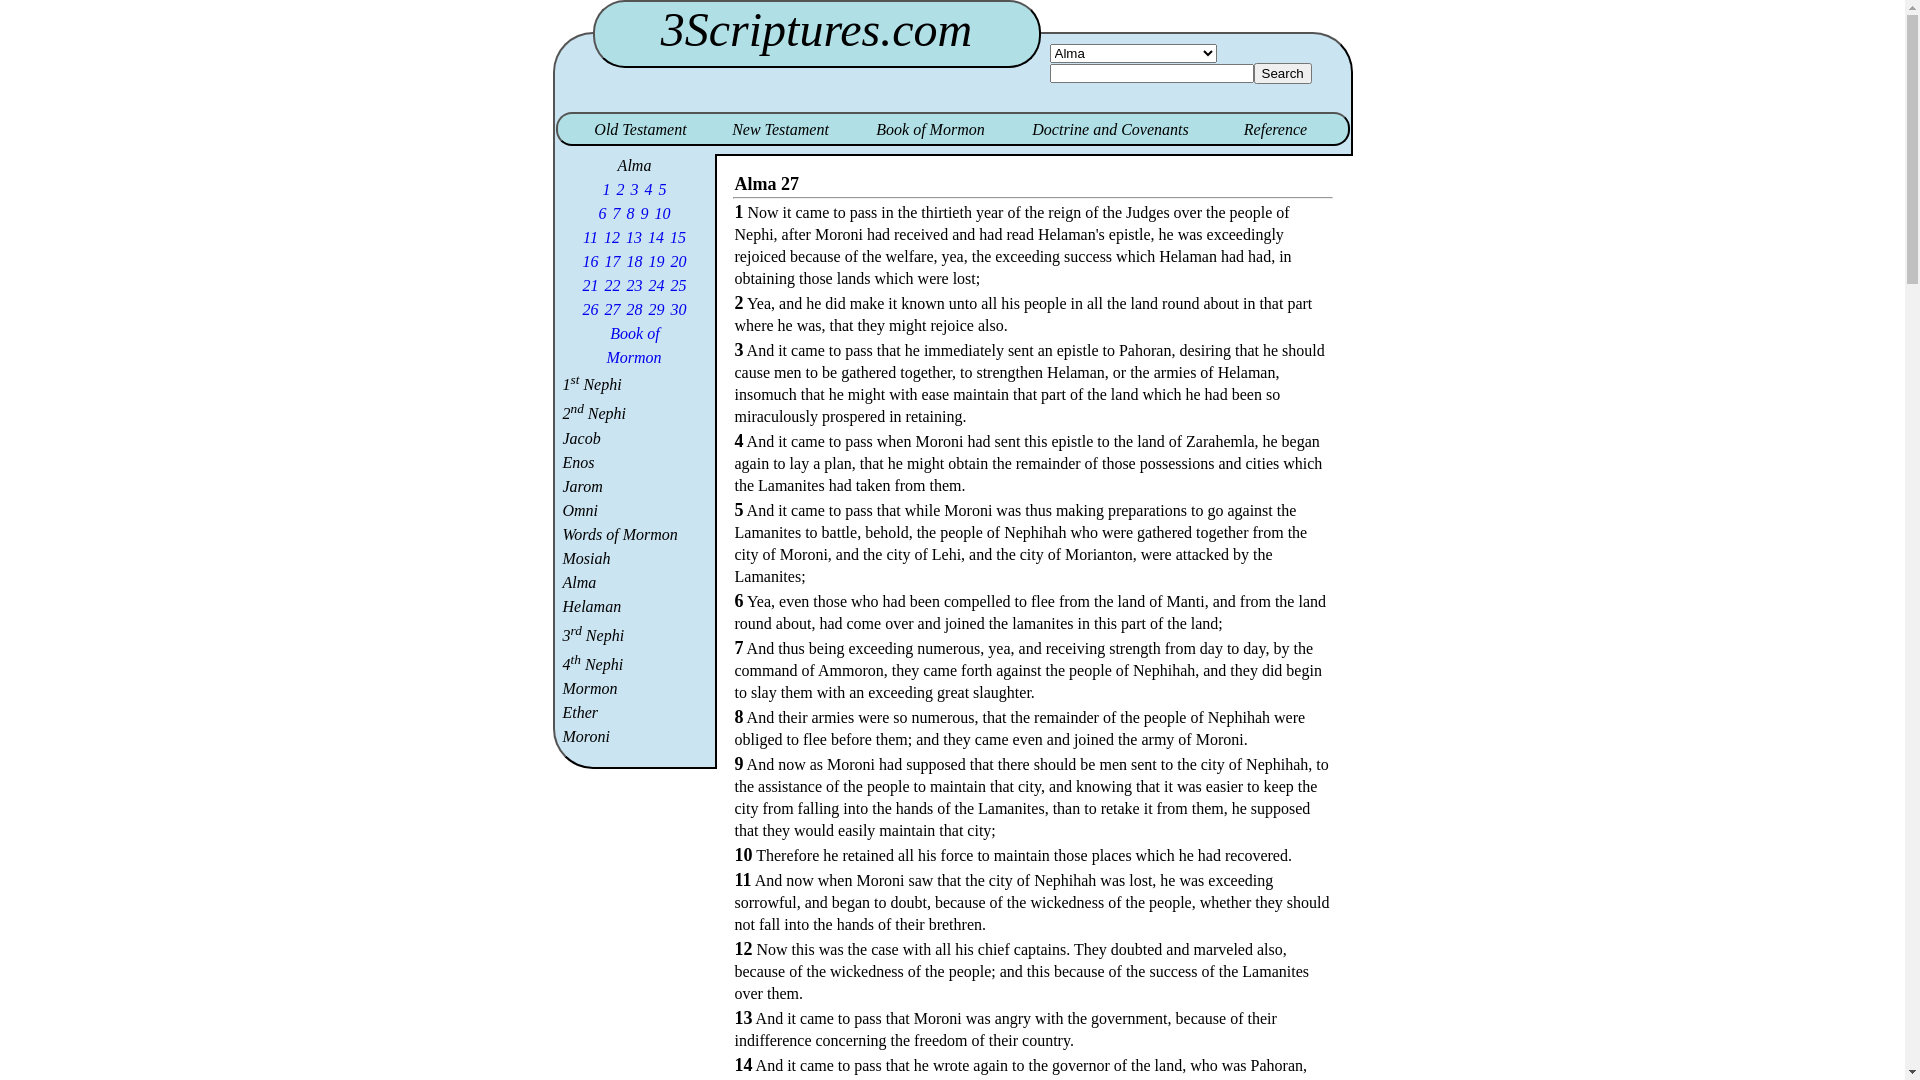  What do you see at coordinates (648, 189) in the screenshot?
I see `'4'` at bounding box center [648, 189].